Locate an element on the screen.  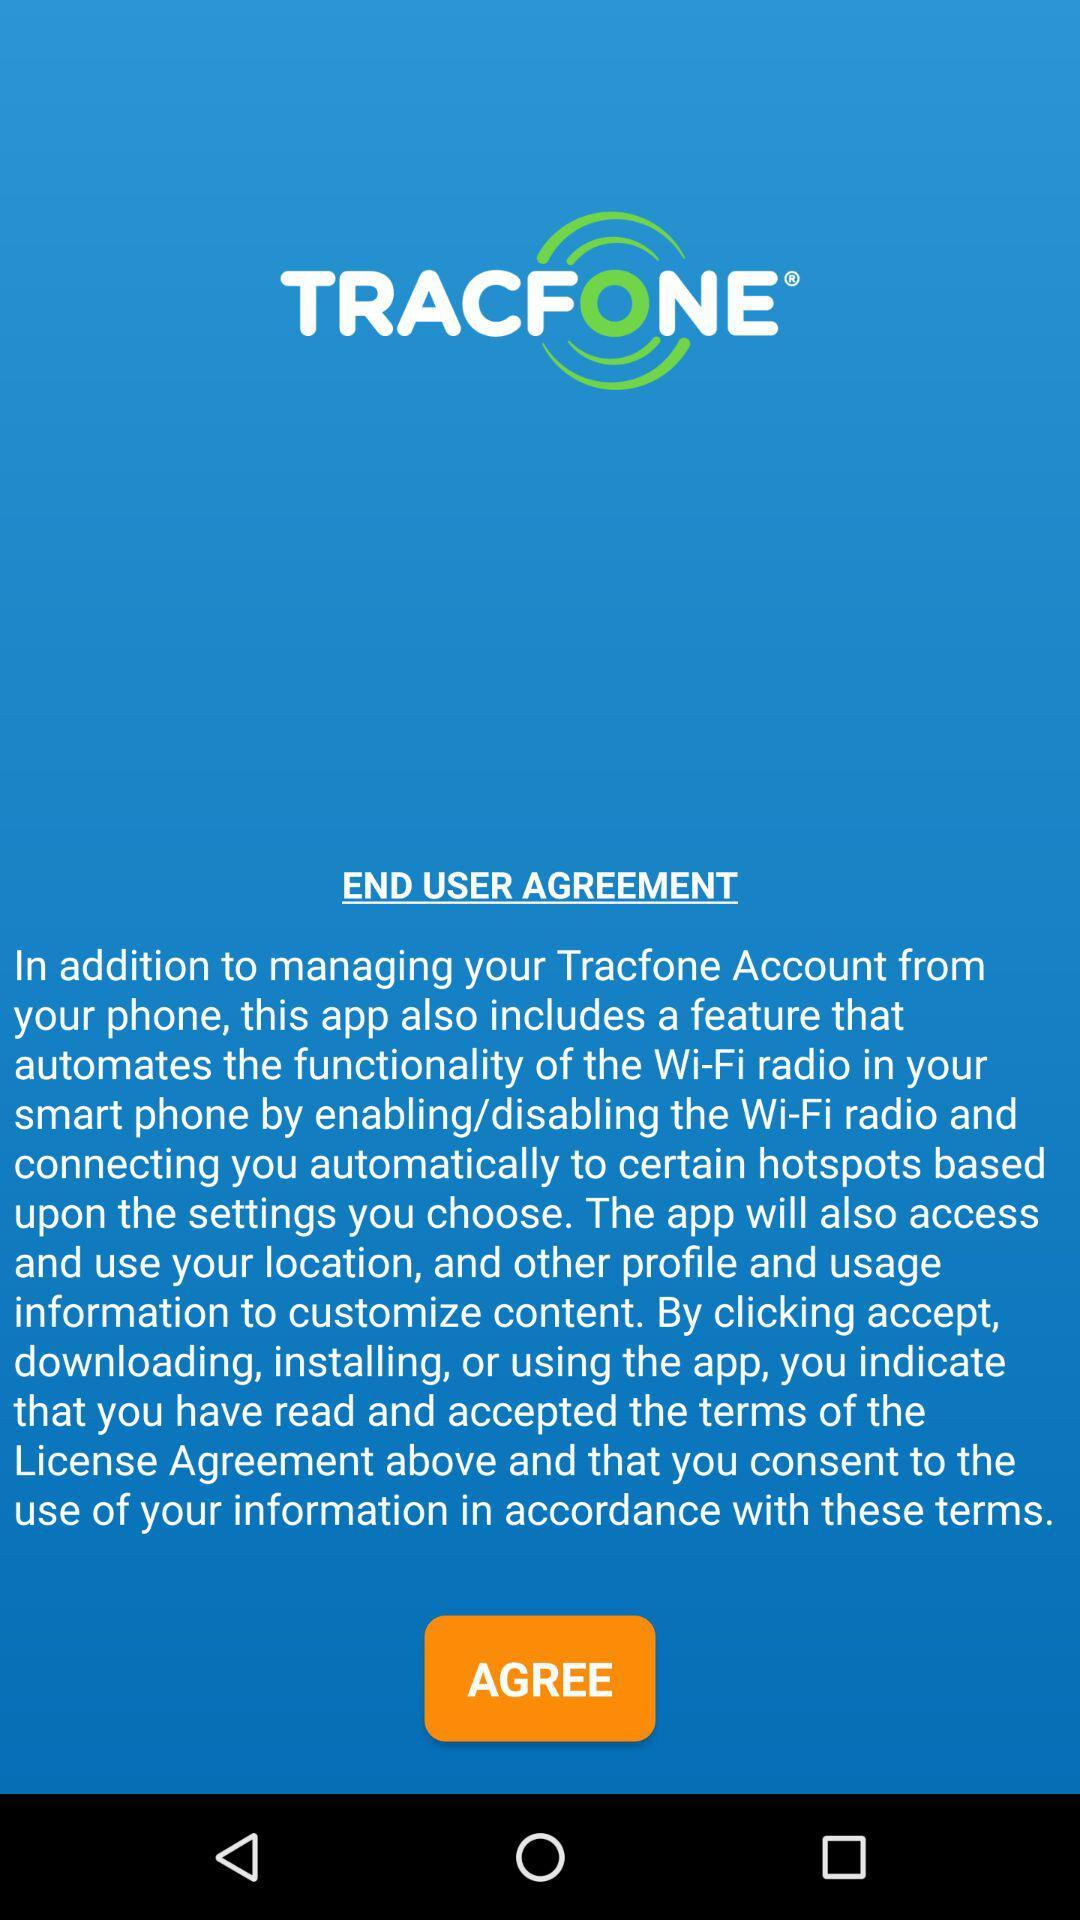
the icon above in addition to item is located at coordinates (540, 883).